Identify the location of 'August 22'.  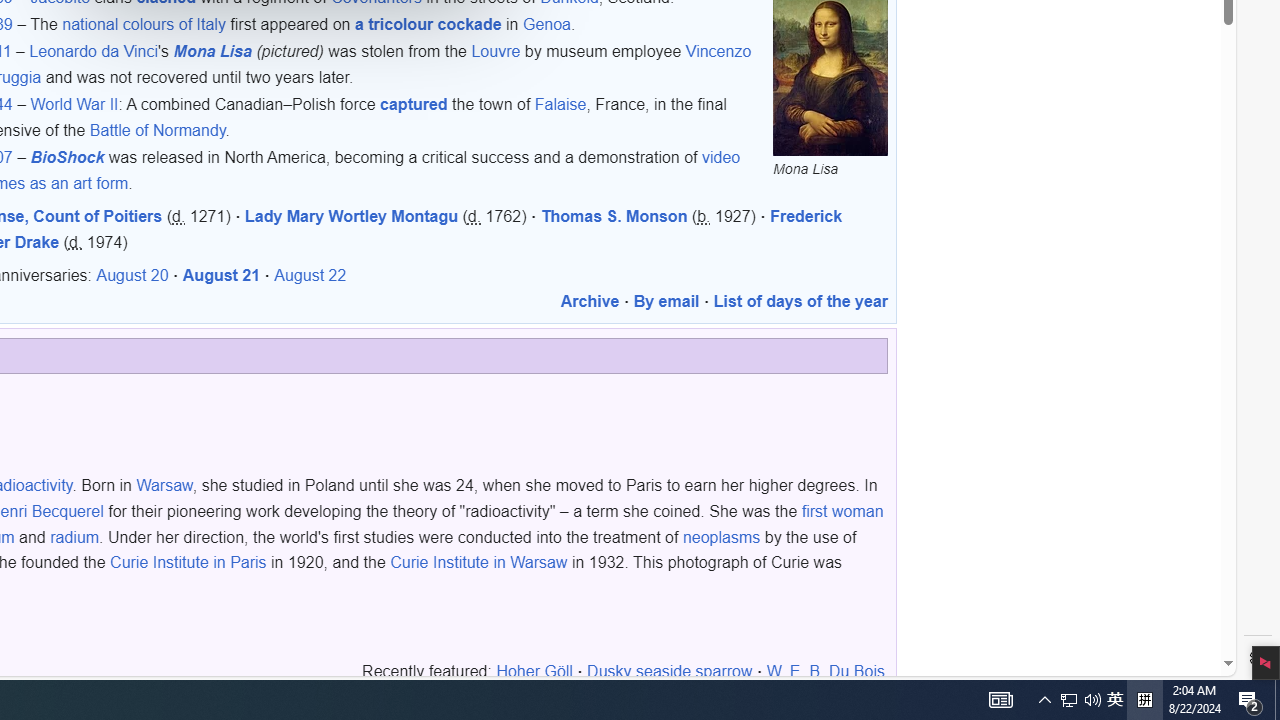
(309, 276).